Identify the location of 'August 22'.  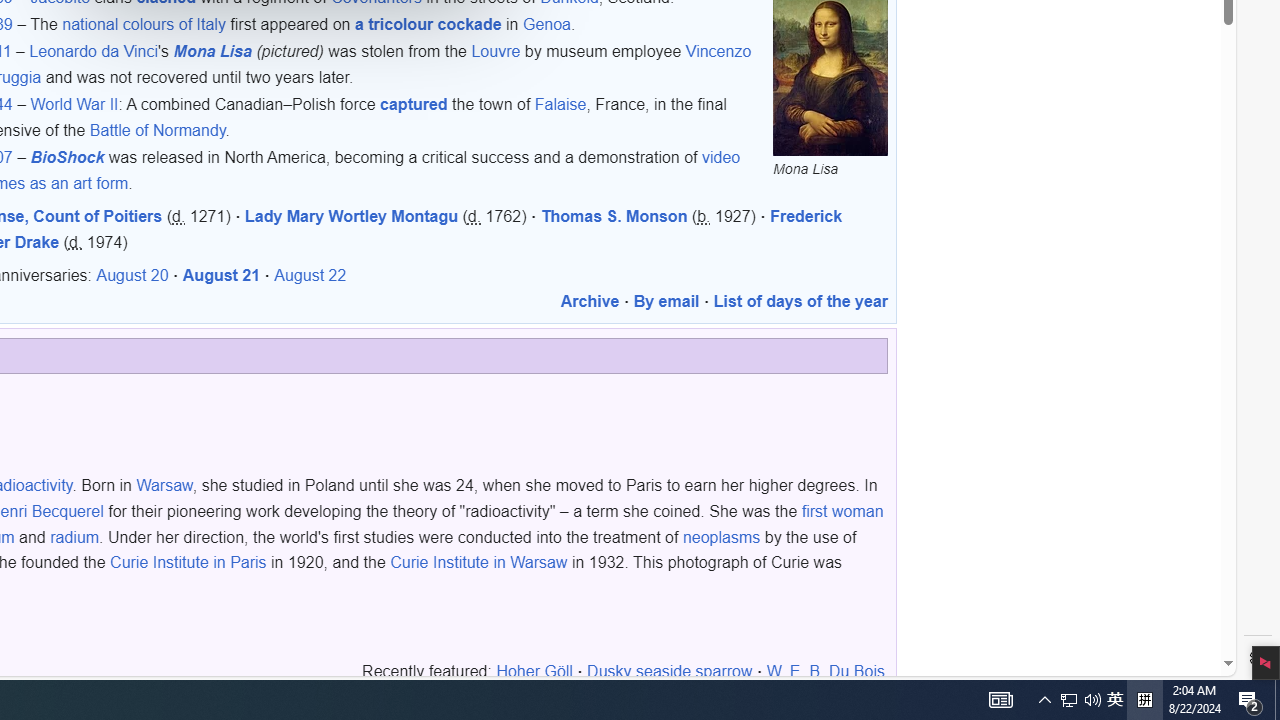
(309, 276).